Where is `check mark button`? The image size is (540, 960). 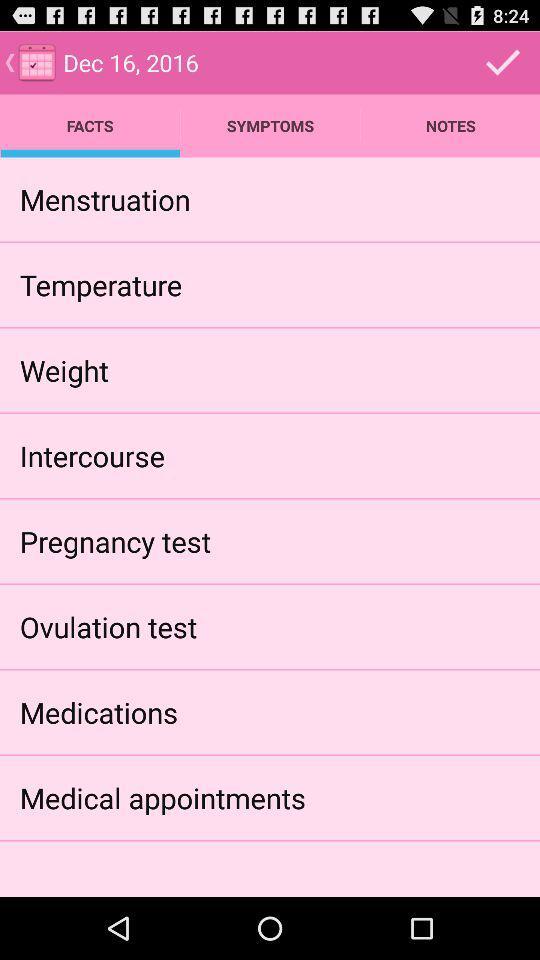 check mark button is located at coordinates (502, 62).